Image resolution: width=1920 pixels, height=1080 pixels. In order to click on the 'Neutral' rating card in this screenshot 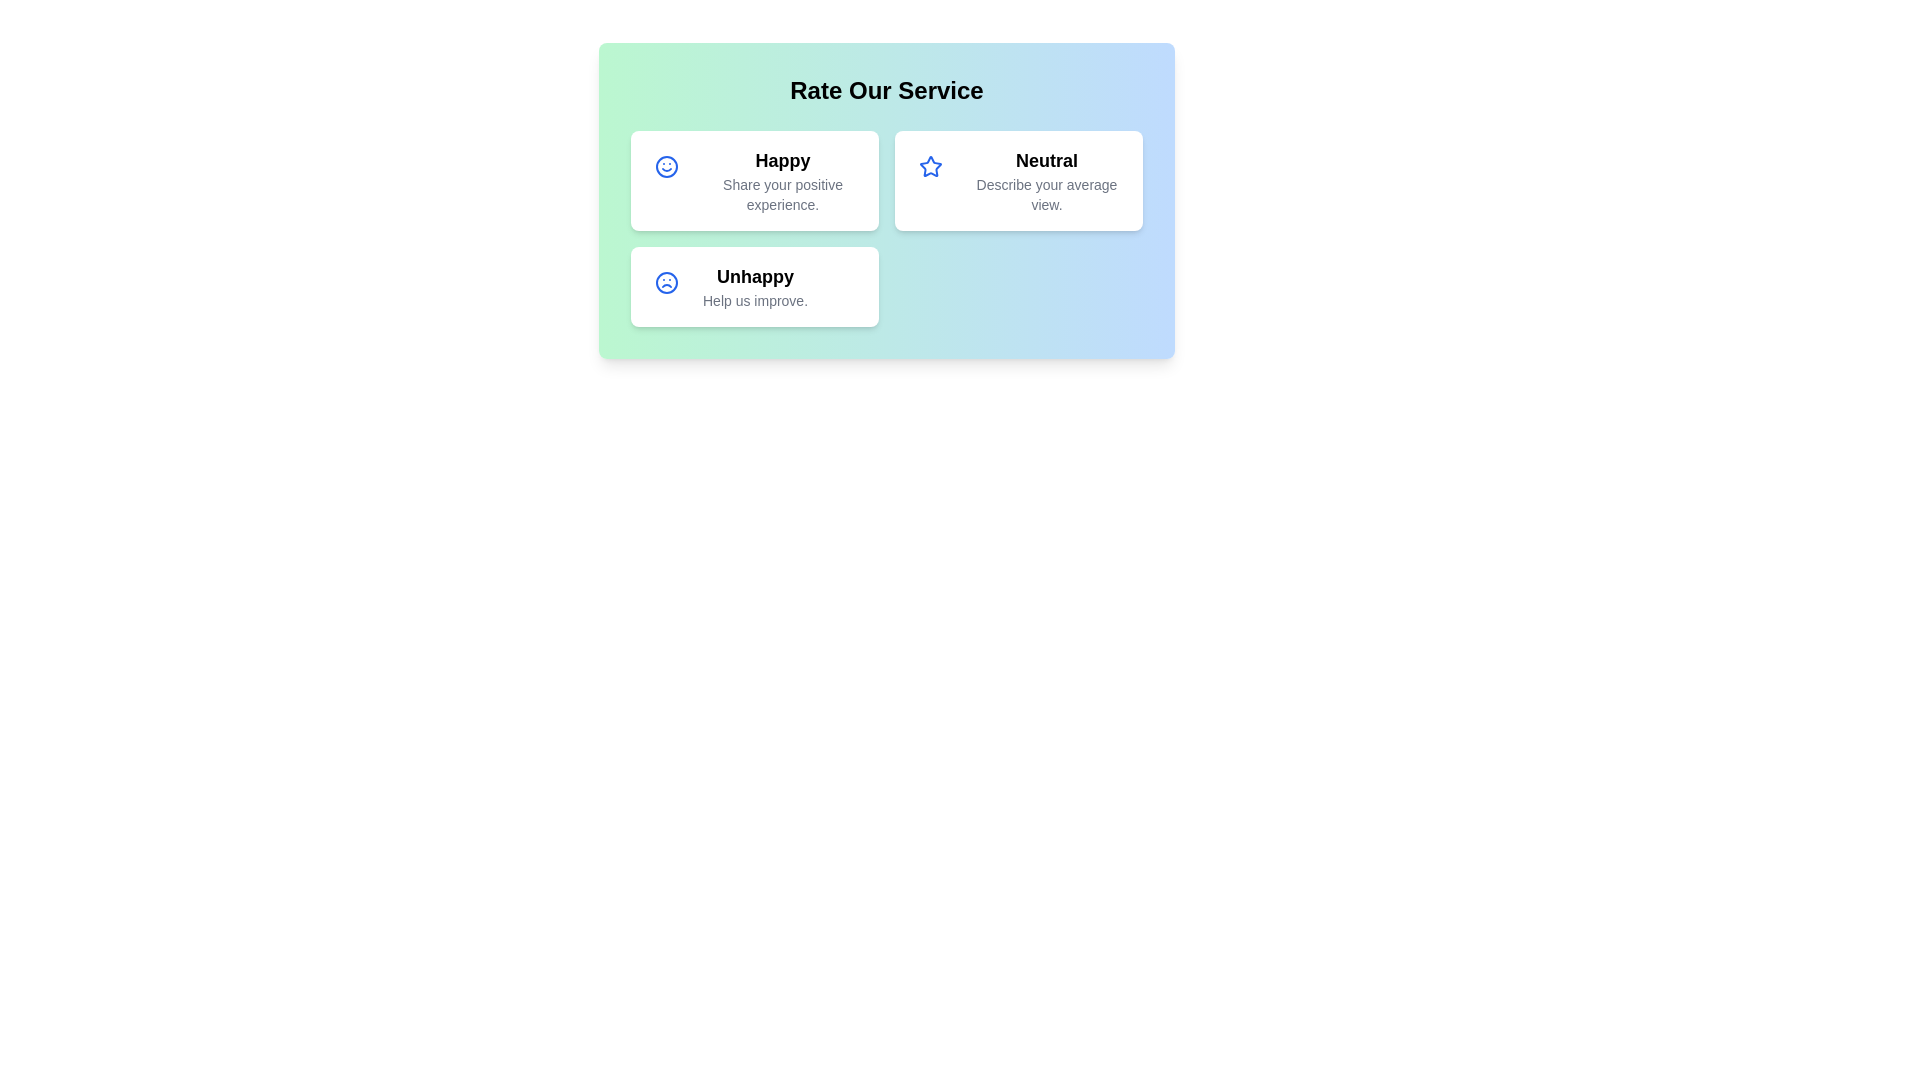, I will do `click(1018, 181)`.